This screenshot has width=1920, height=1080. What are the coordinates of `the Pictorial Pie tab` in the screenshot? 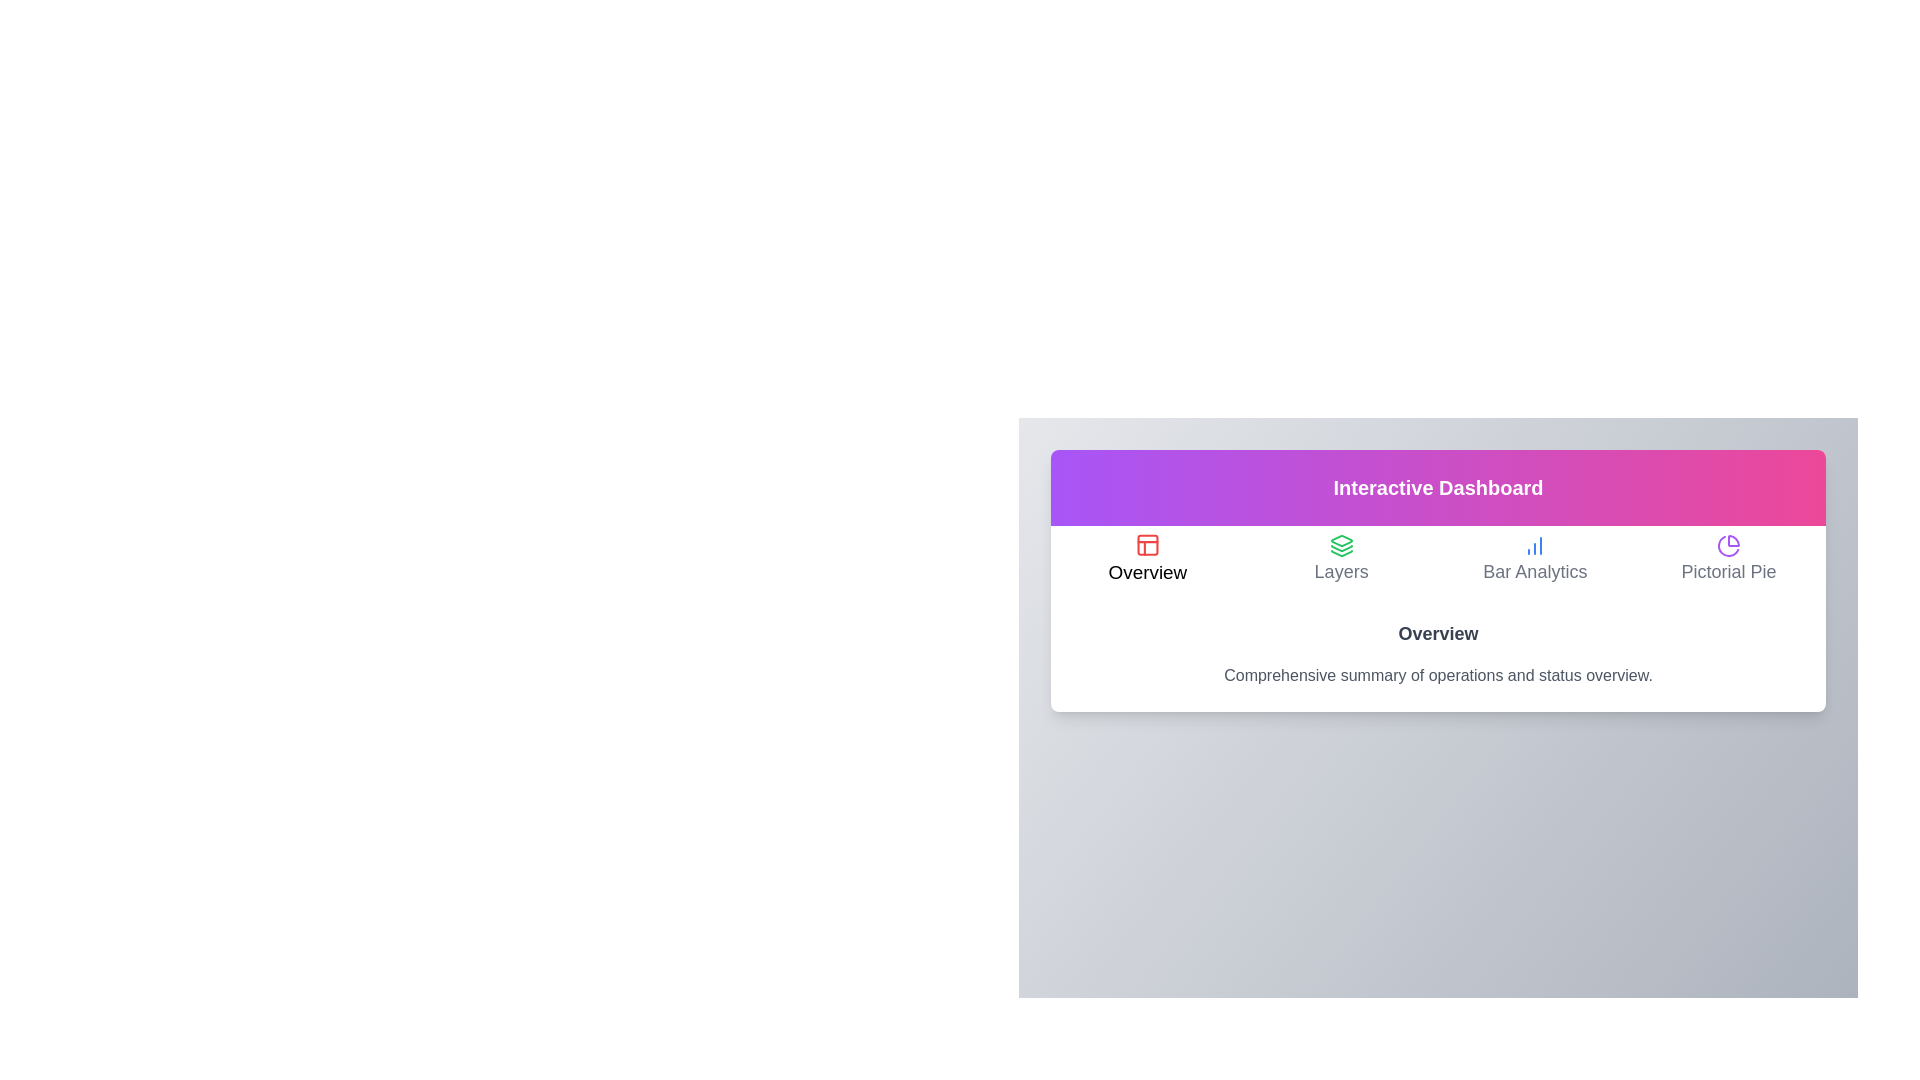 It's located at (1728, 560).